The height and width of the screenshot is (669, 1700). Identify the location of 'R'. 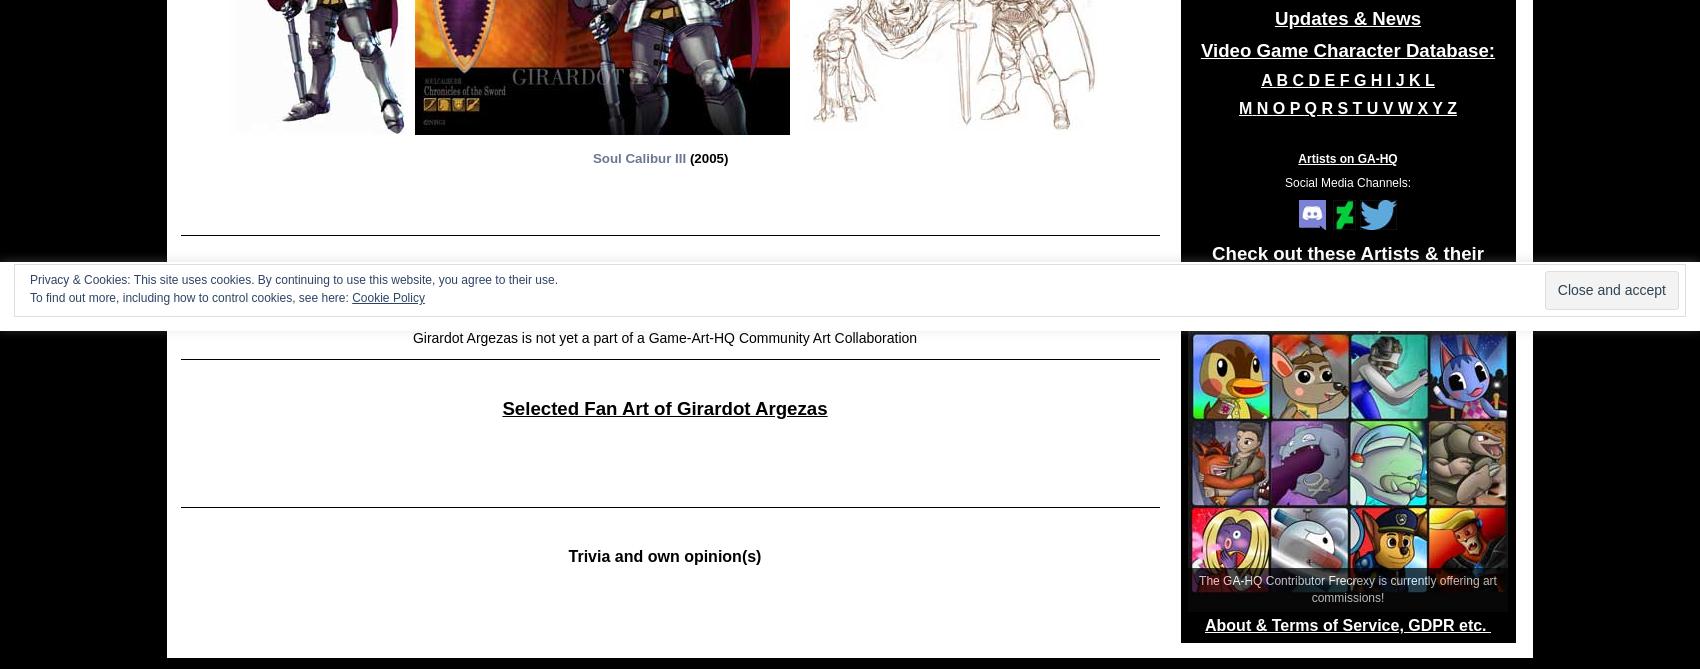
(1321, 108).